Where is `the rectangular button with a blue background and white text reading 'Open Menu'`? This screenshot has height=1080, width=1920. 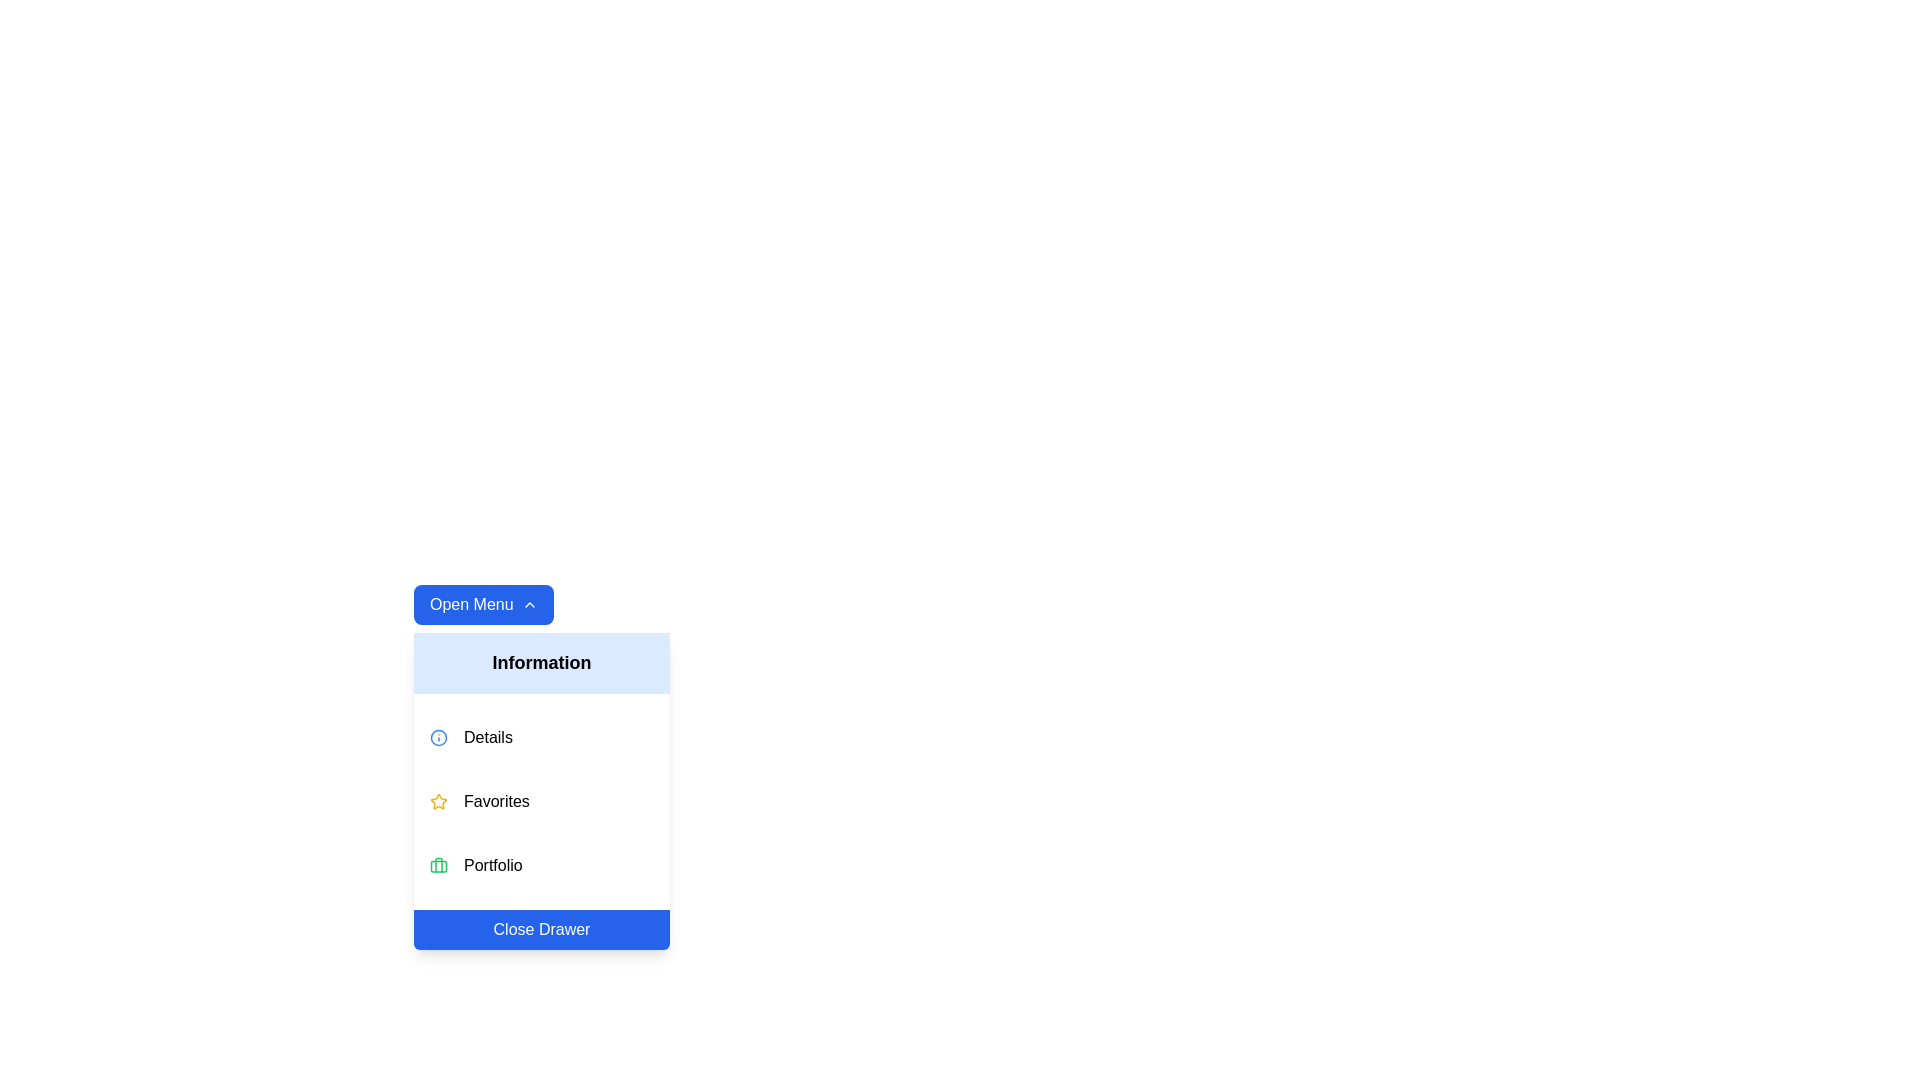
the rectangular button with a blue background and white text reading 'Open Menu' is located at coordinates (483, 604).